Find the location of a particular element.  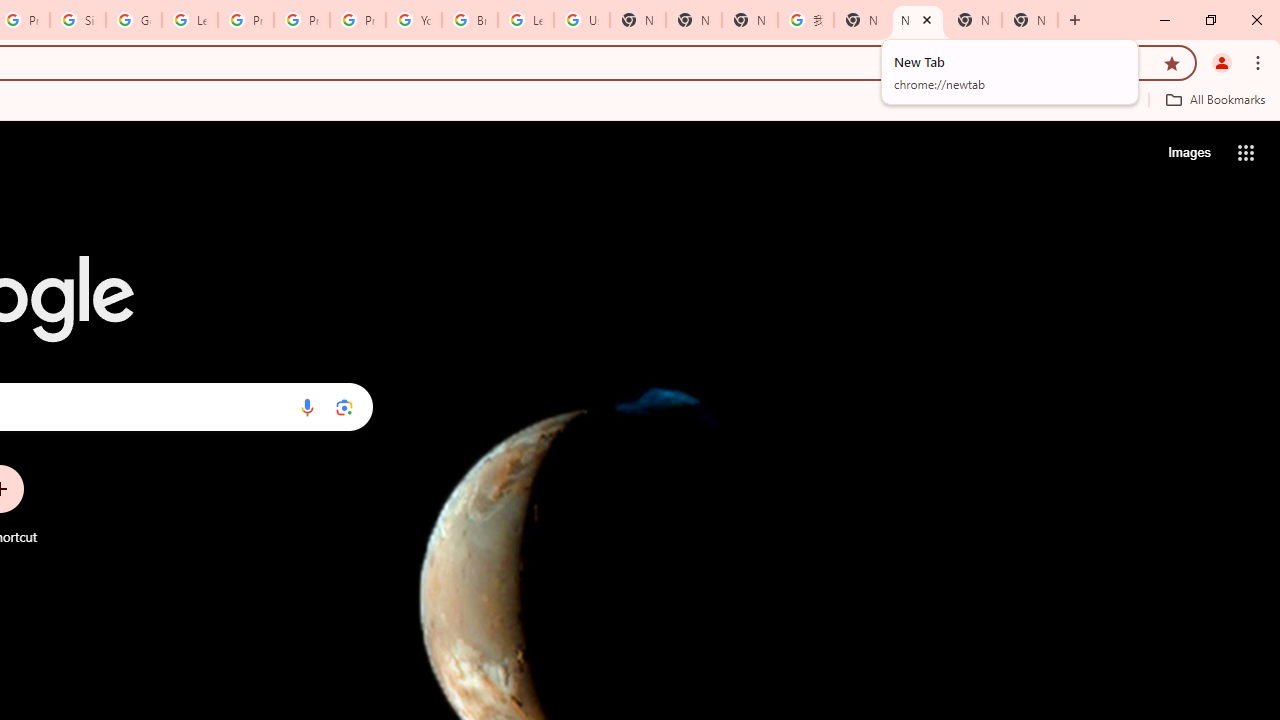

'Privacy Help Center - Policies Help' is located at coordinates (244, 20).